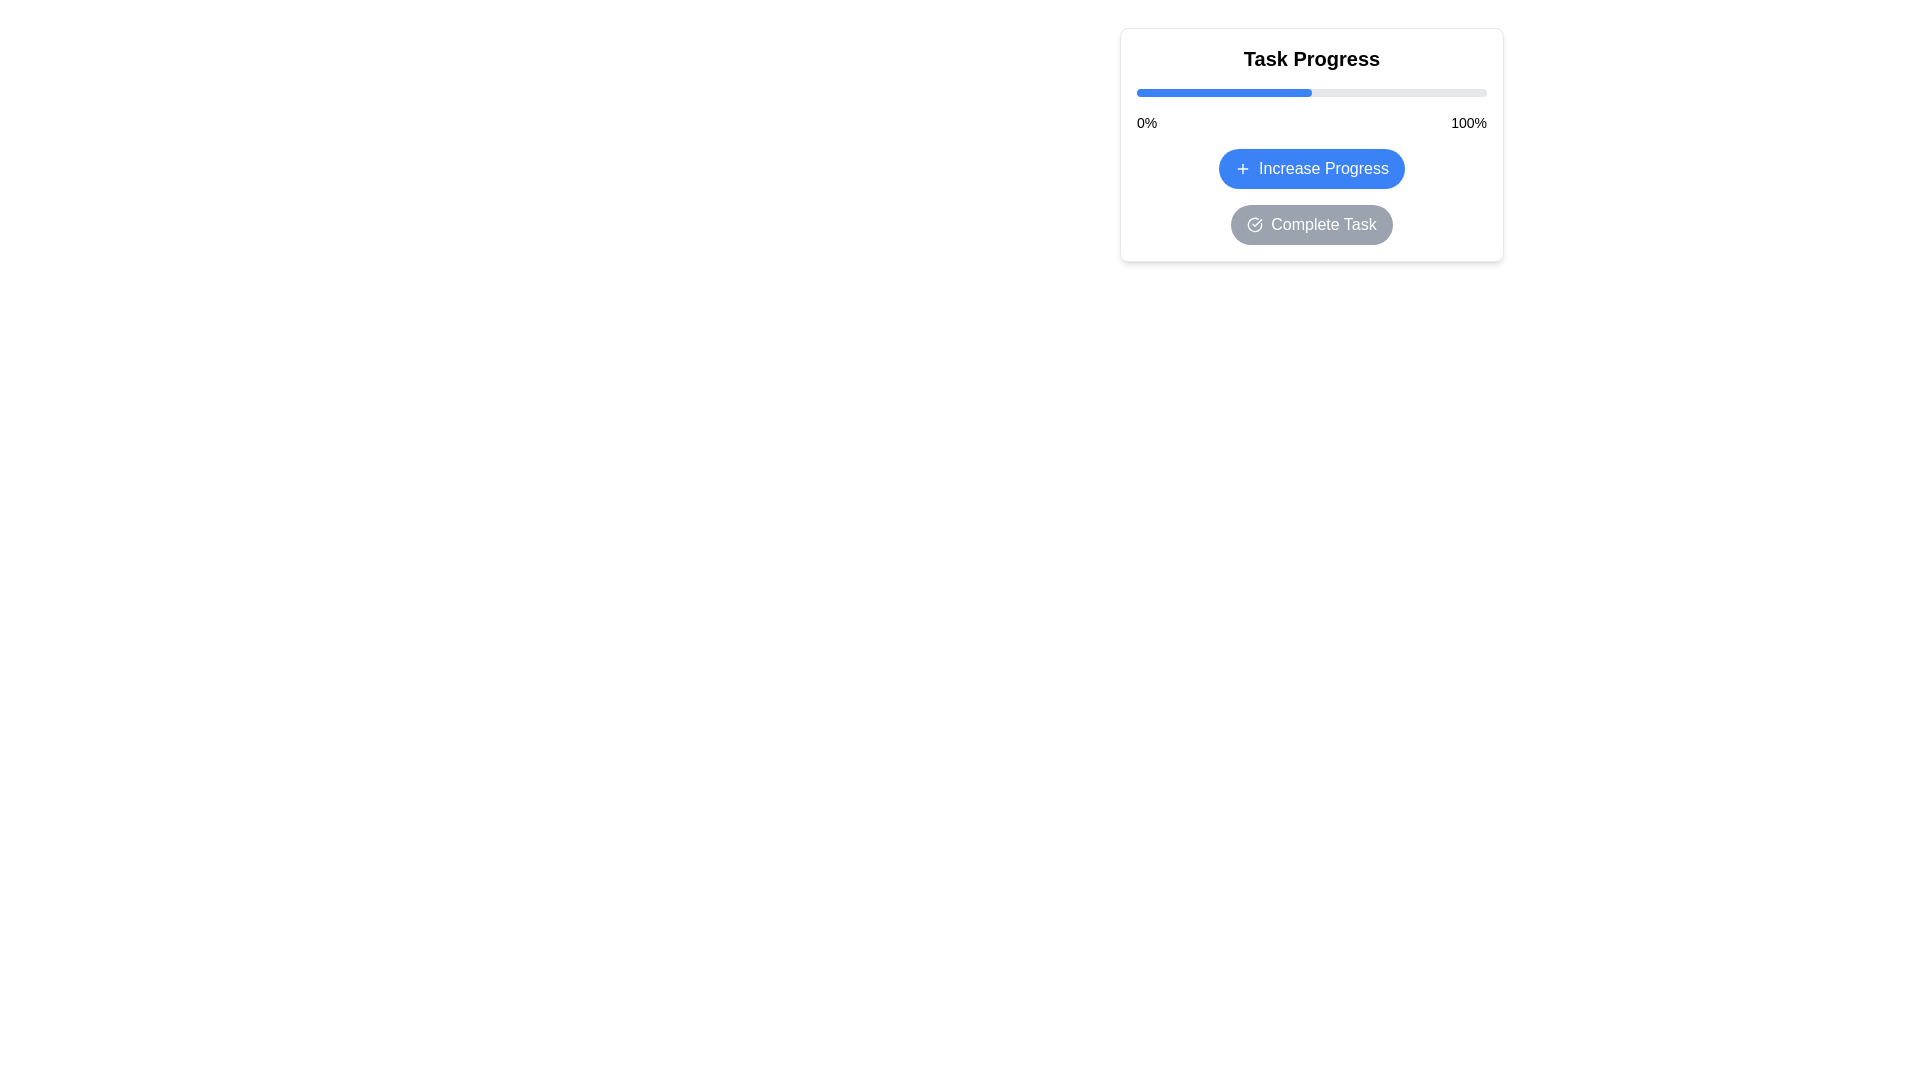  What do you see at coordinates (1242, 168) in the screenshot?
I see `the decorative icon indicating 'increase' action within the blue button labeled 'Increase Progress'` at bounding box center [1242, 168].